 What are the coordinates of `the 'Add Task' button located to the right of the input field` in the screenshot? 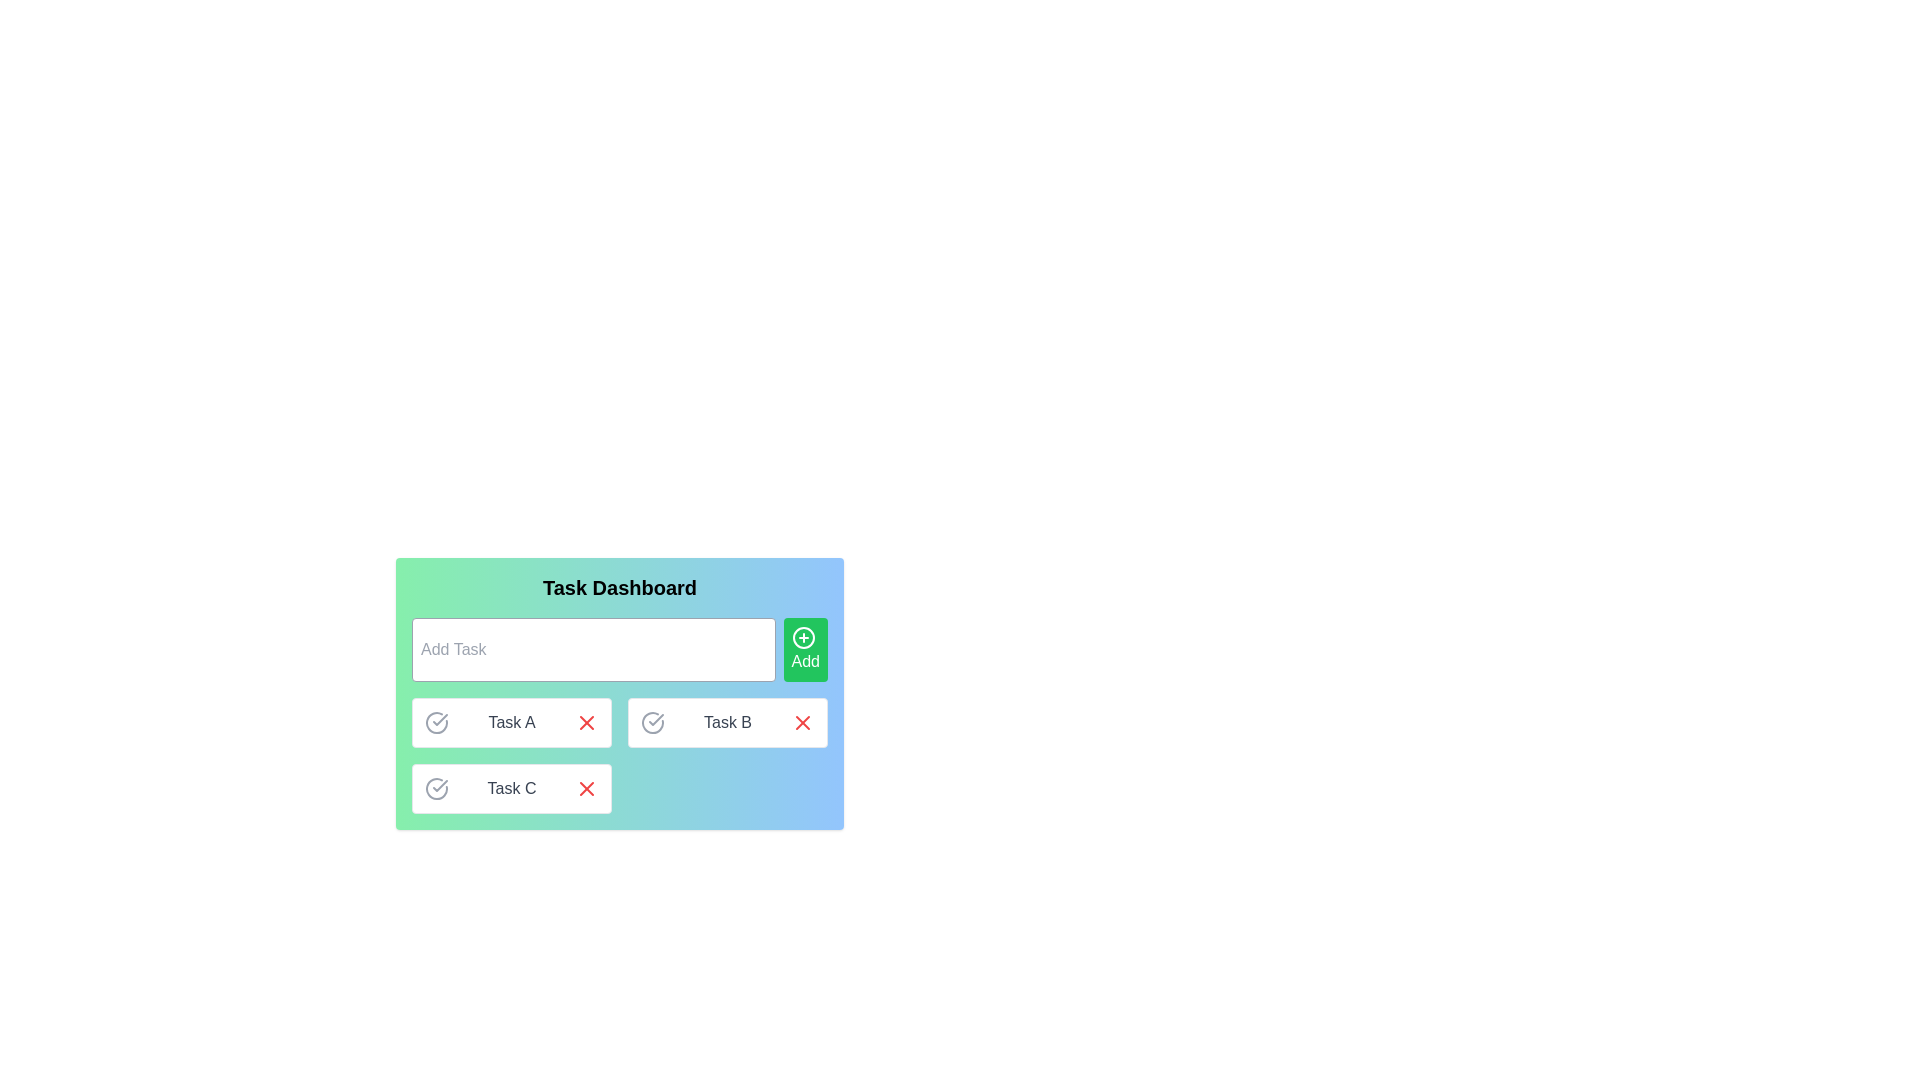 It's located at (805, 650).